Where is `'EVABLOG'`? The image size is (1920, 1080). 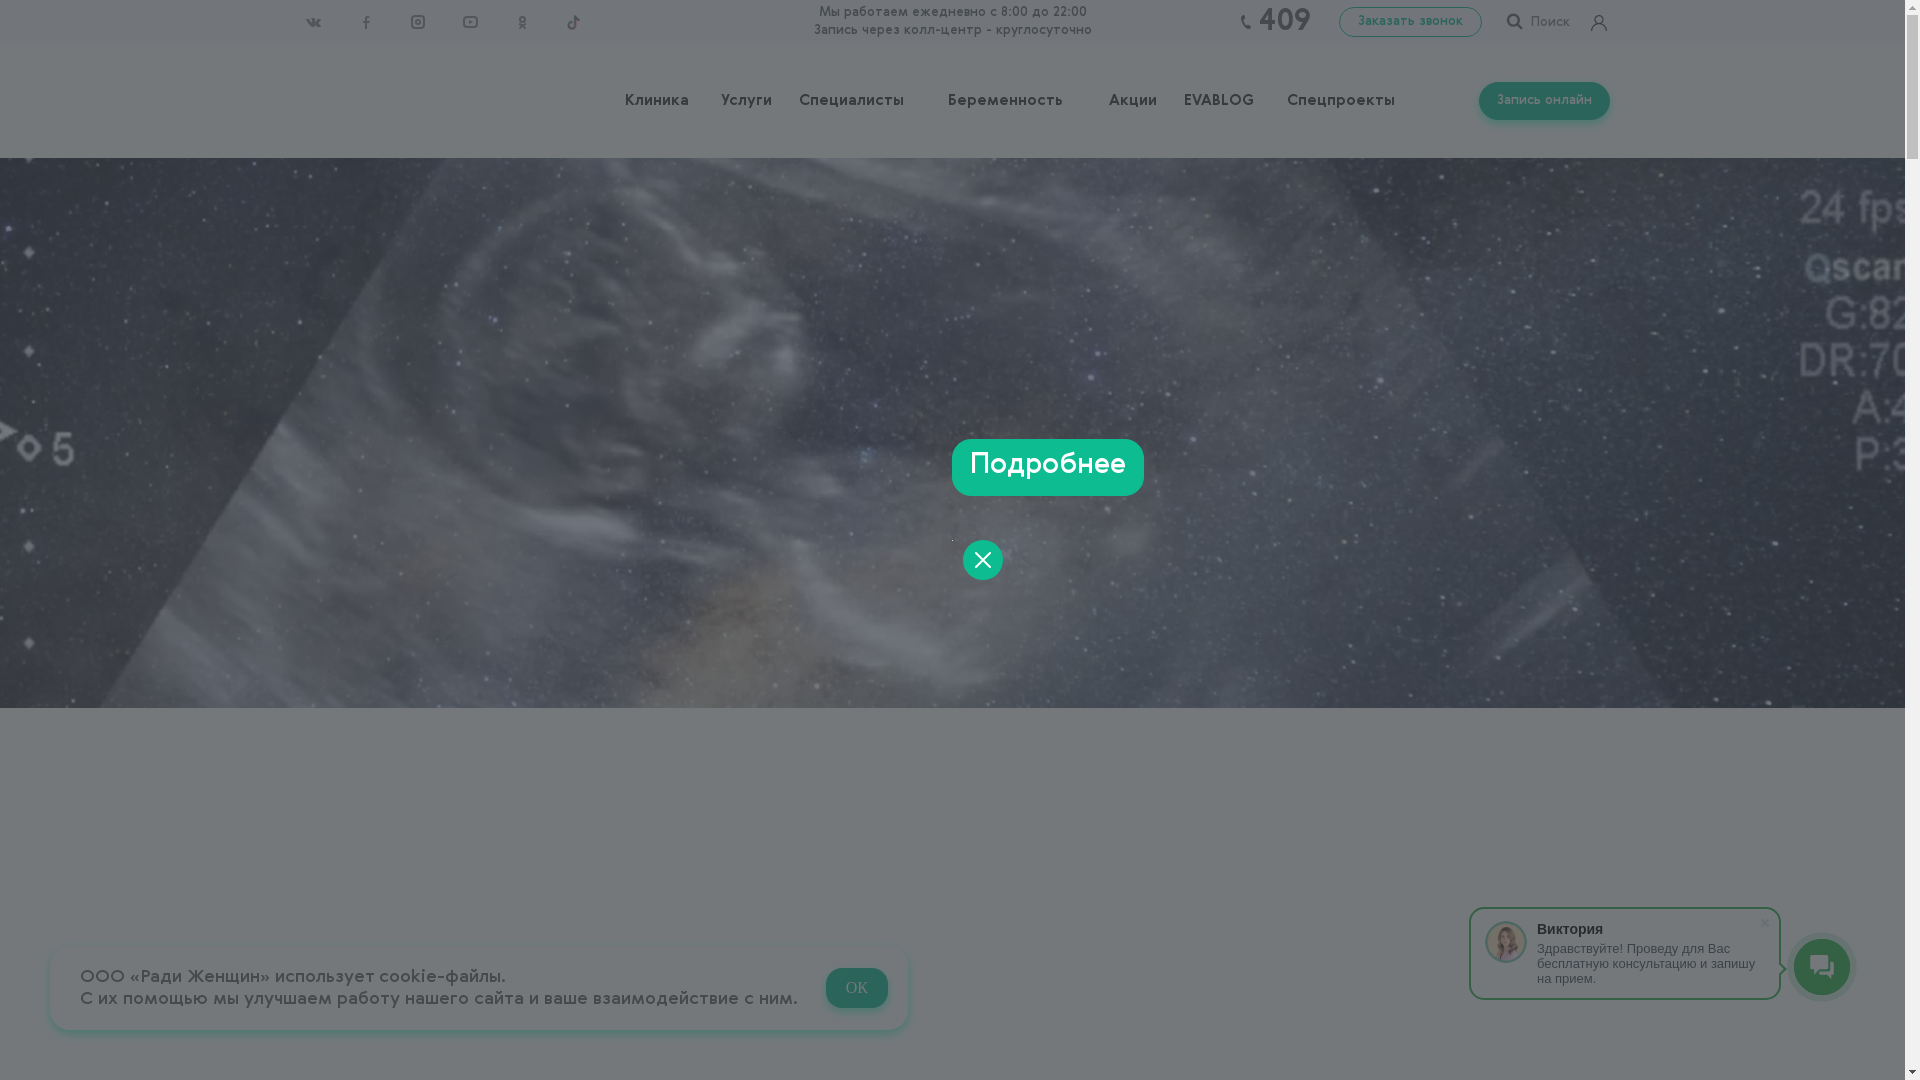 'EVABLOG' is located at coordinates (1218, 100).